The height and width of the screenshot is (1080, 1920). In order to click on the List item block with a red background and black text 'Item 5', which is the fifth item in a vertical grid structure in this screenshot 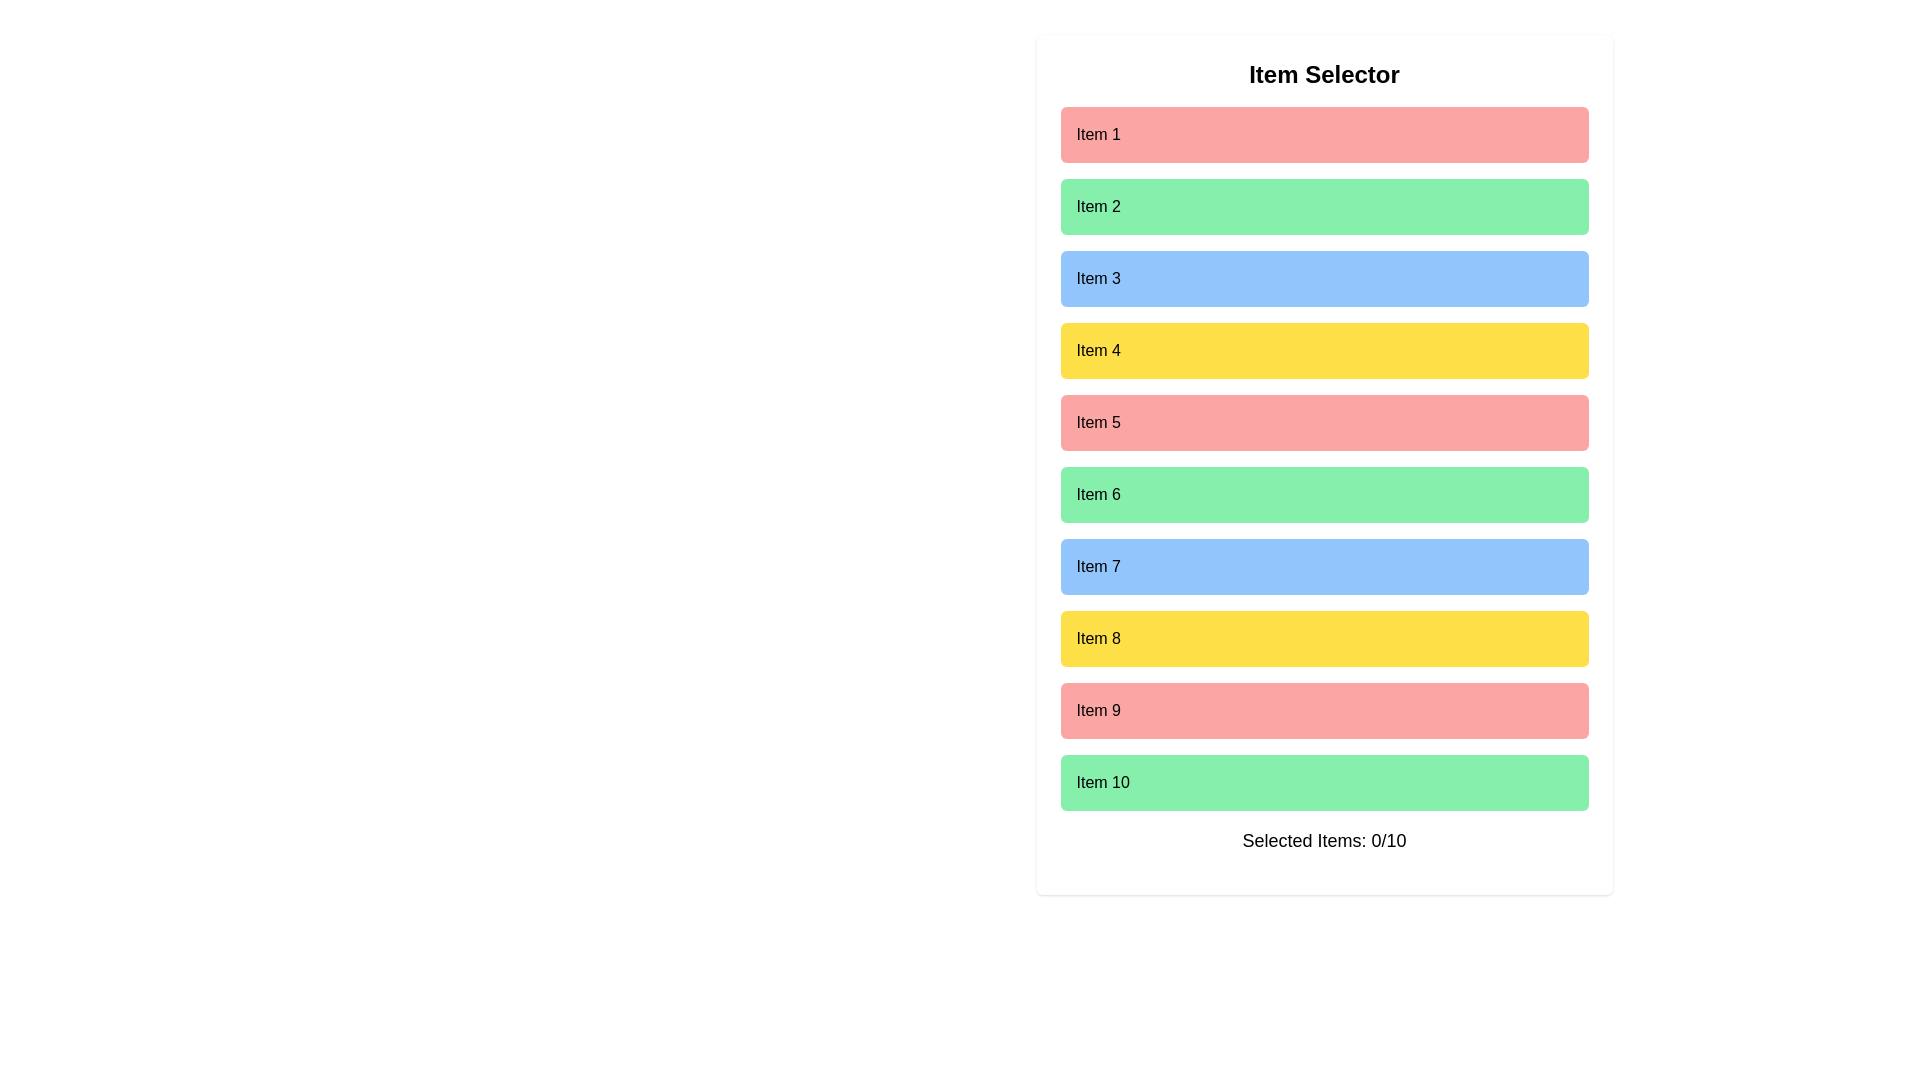, I will do `click(1324, 422)`.